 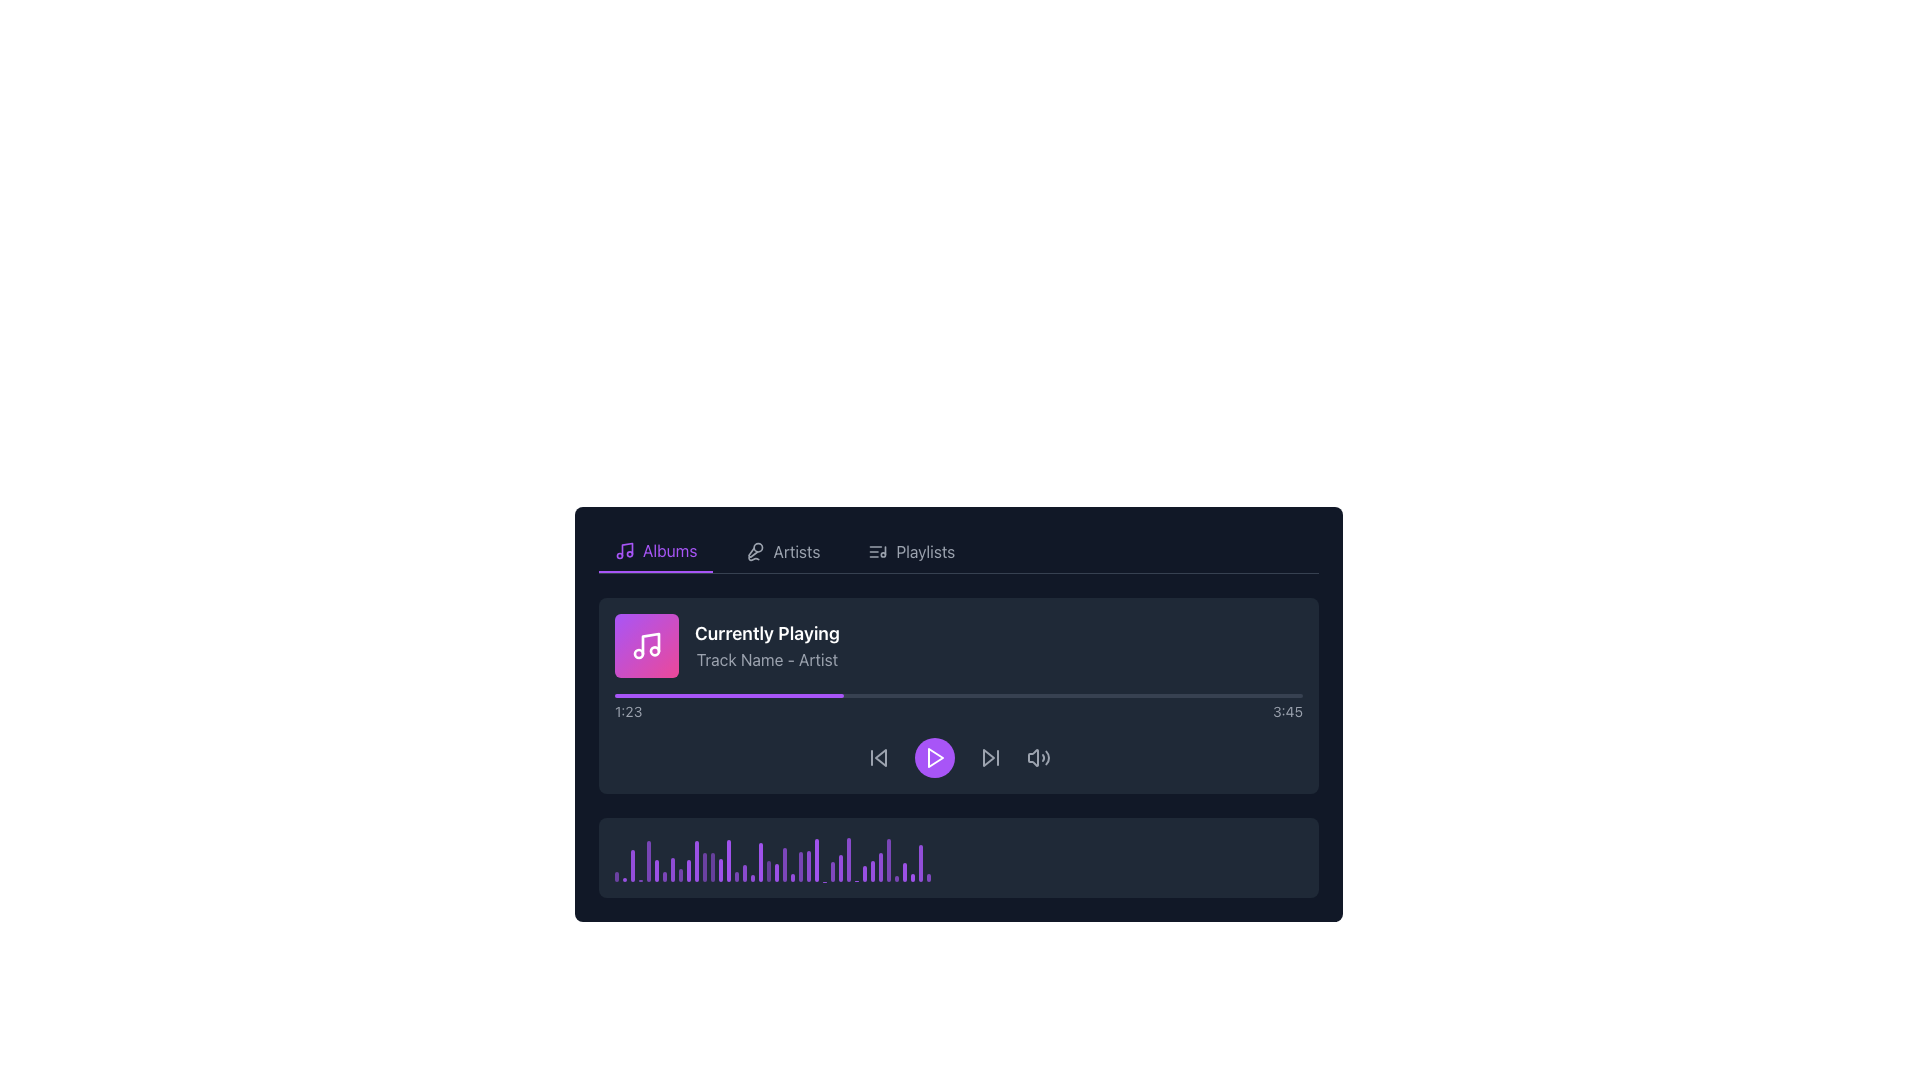 I want to click on the 6th vertical purple bar of the audio visualizer, which has rounded edges and is part of a series of similar bars at the bottom of the music player interface, so click(x=657, y=870).